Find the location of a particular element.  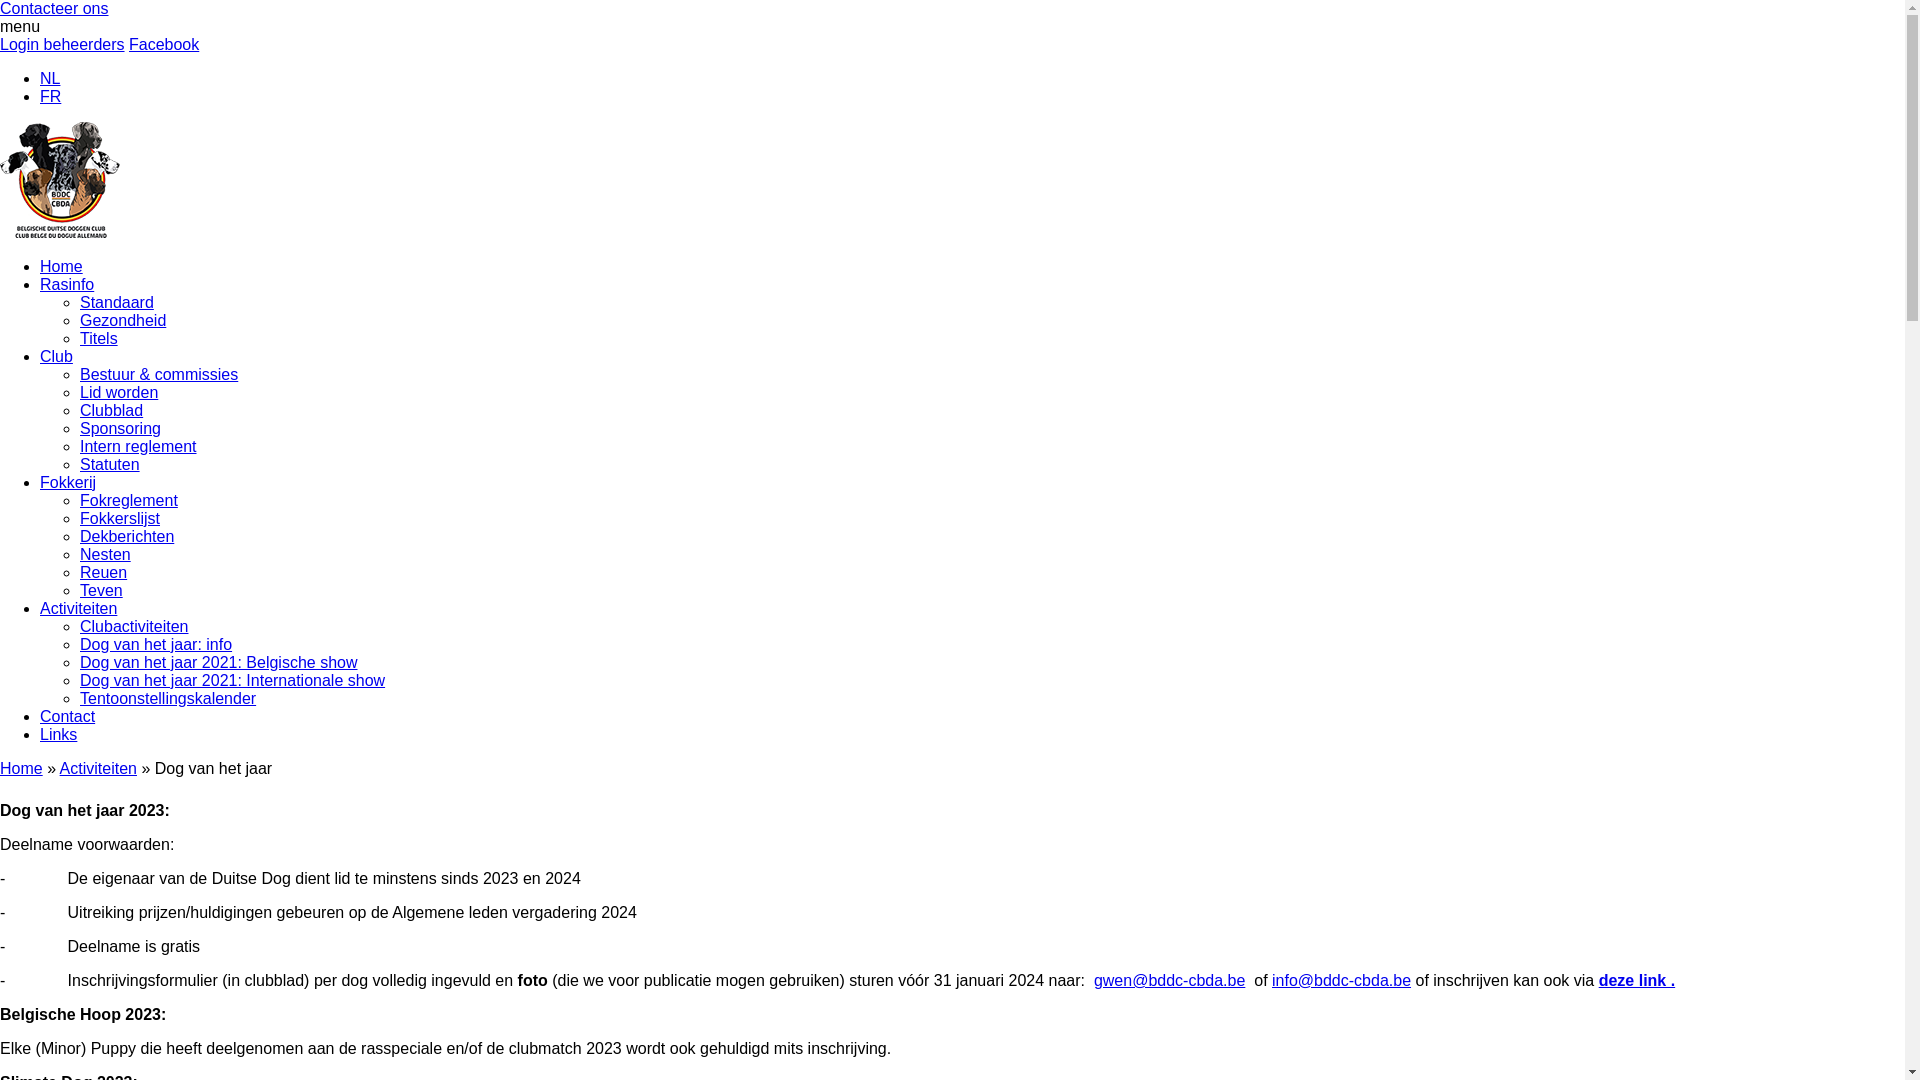

'Home' is located at coordinates (61, 265).